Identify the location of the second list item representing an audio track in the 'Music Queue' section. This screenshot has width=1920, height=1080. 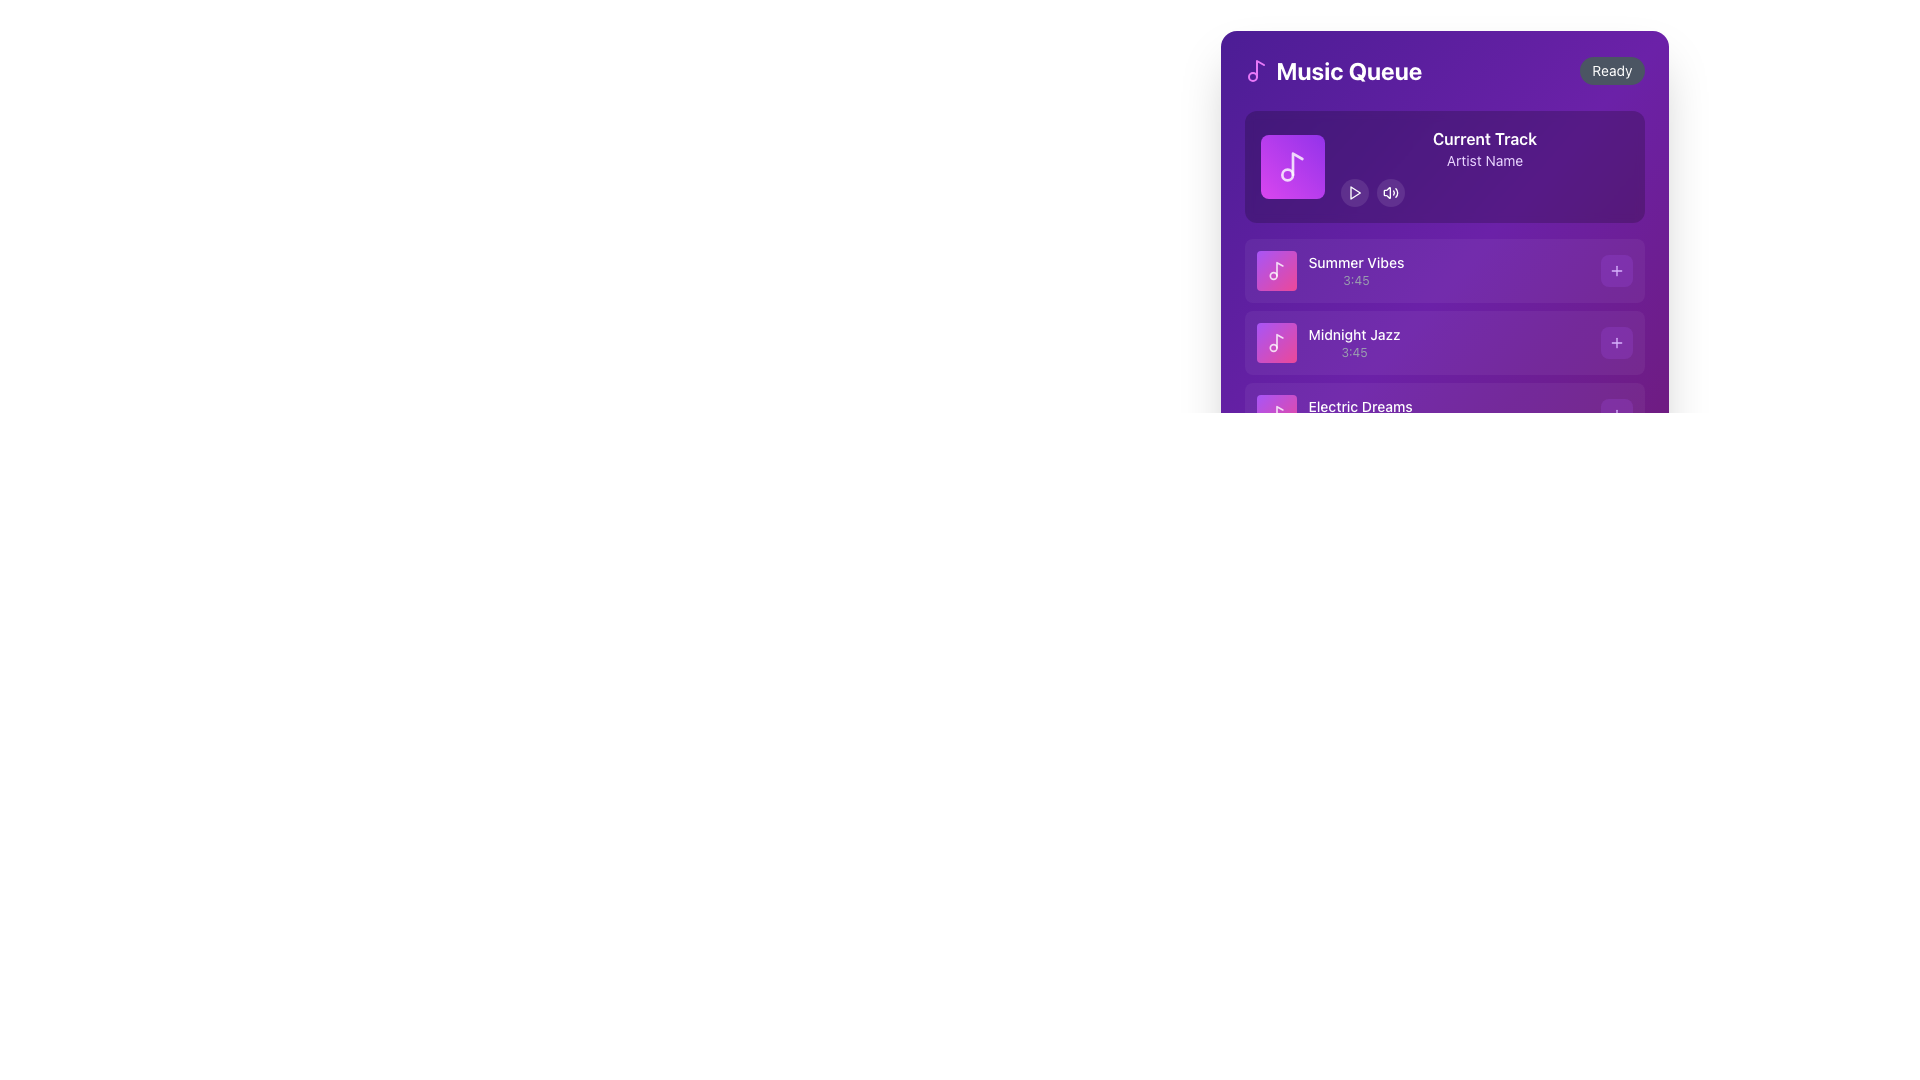
(1444, 342).